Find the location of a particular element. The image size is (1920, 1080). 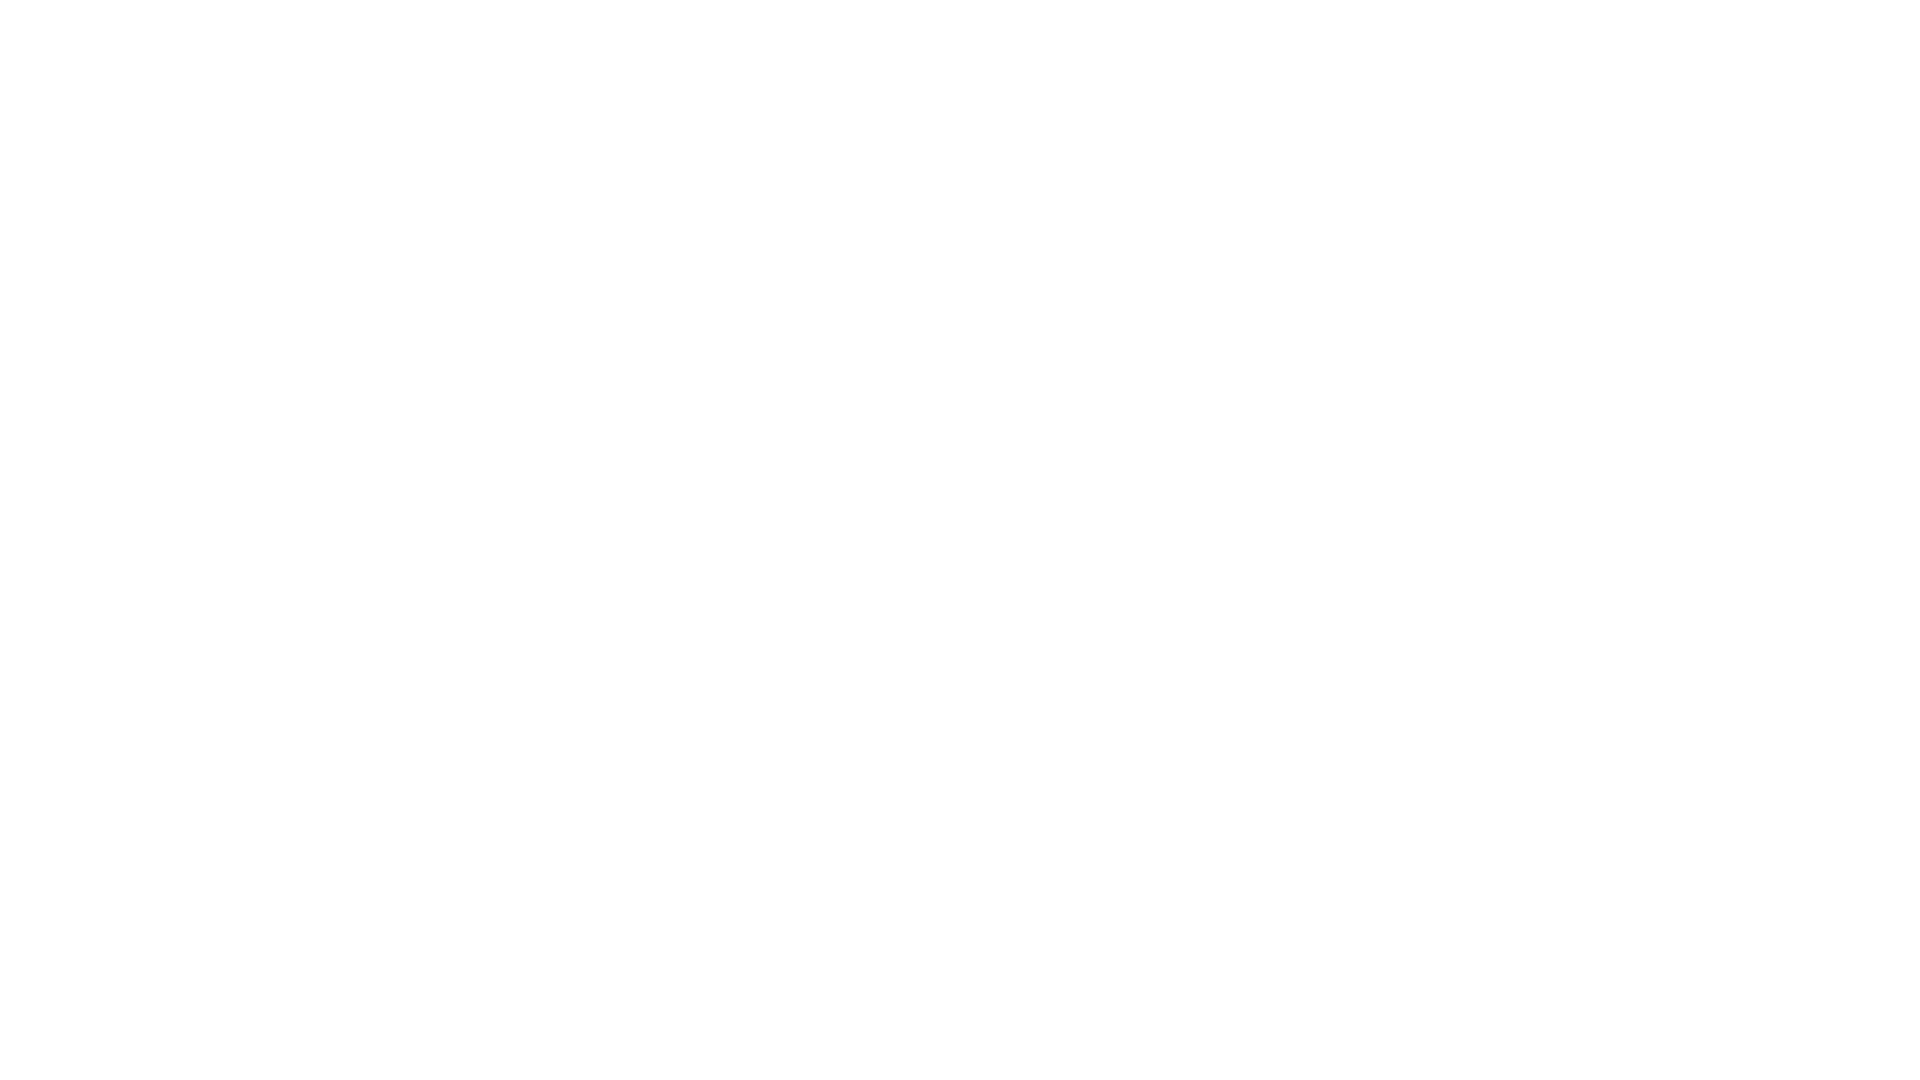

Select 5:30 PM on Mon, Jun 27, 2022 is located at coordinates (1421, 408).